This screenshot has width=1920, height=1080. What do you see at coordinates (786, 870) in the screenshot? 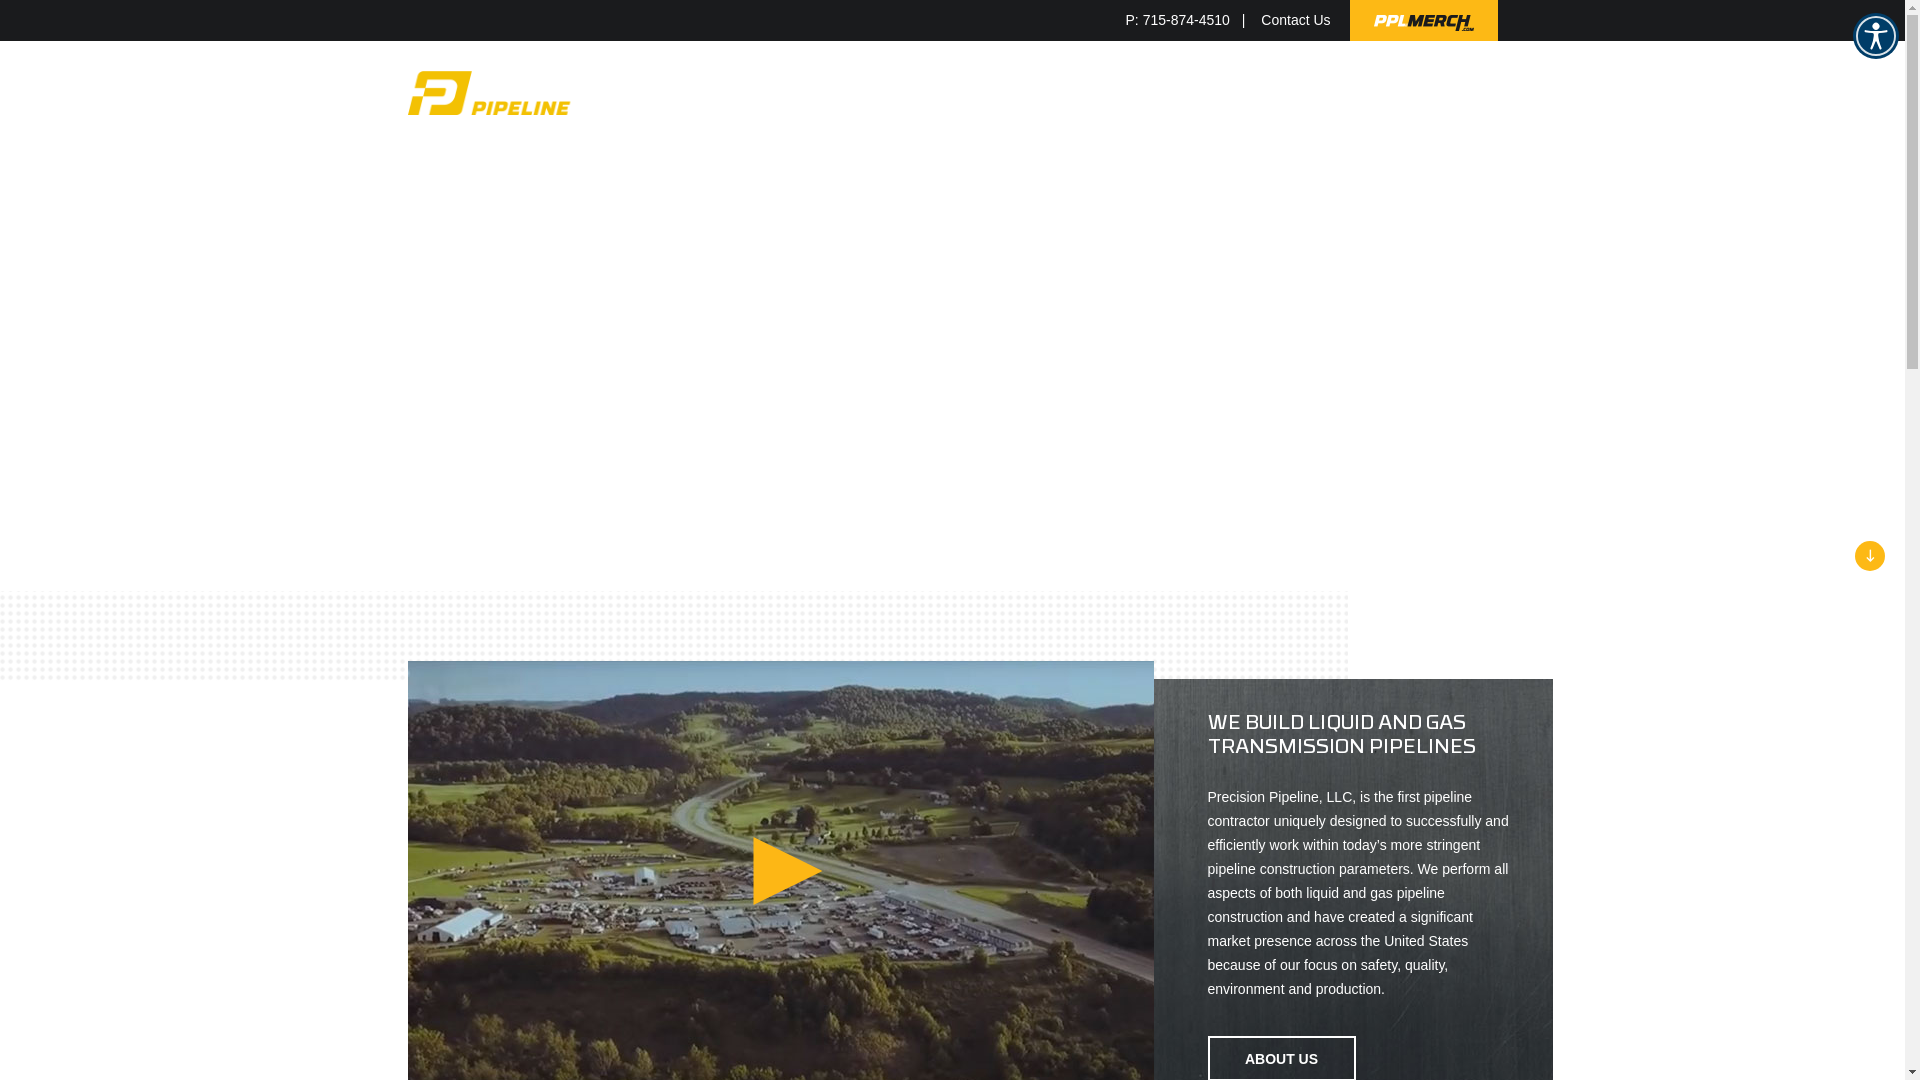
I see `'Play Video'` at bounding box center [786, 870].